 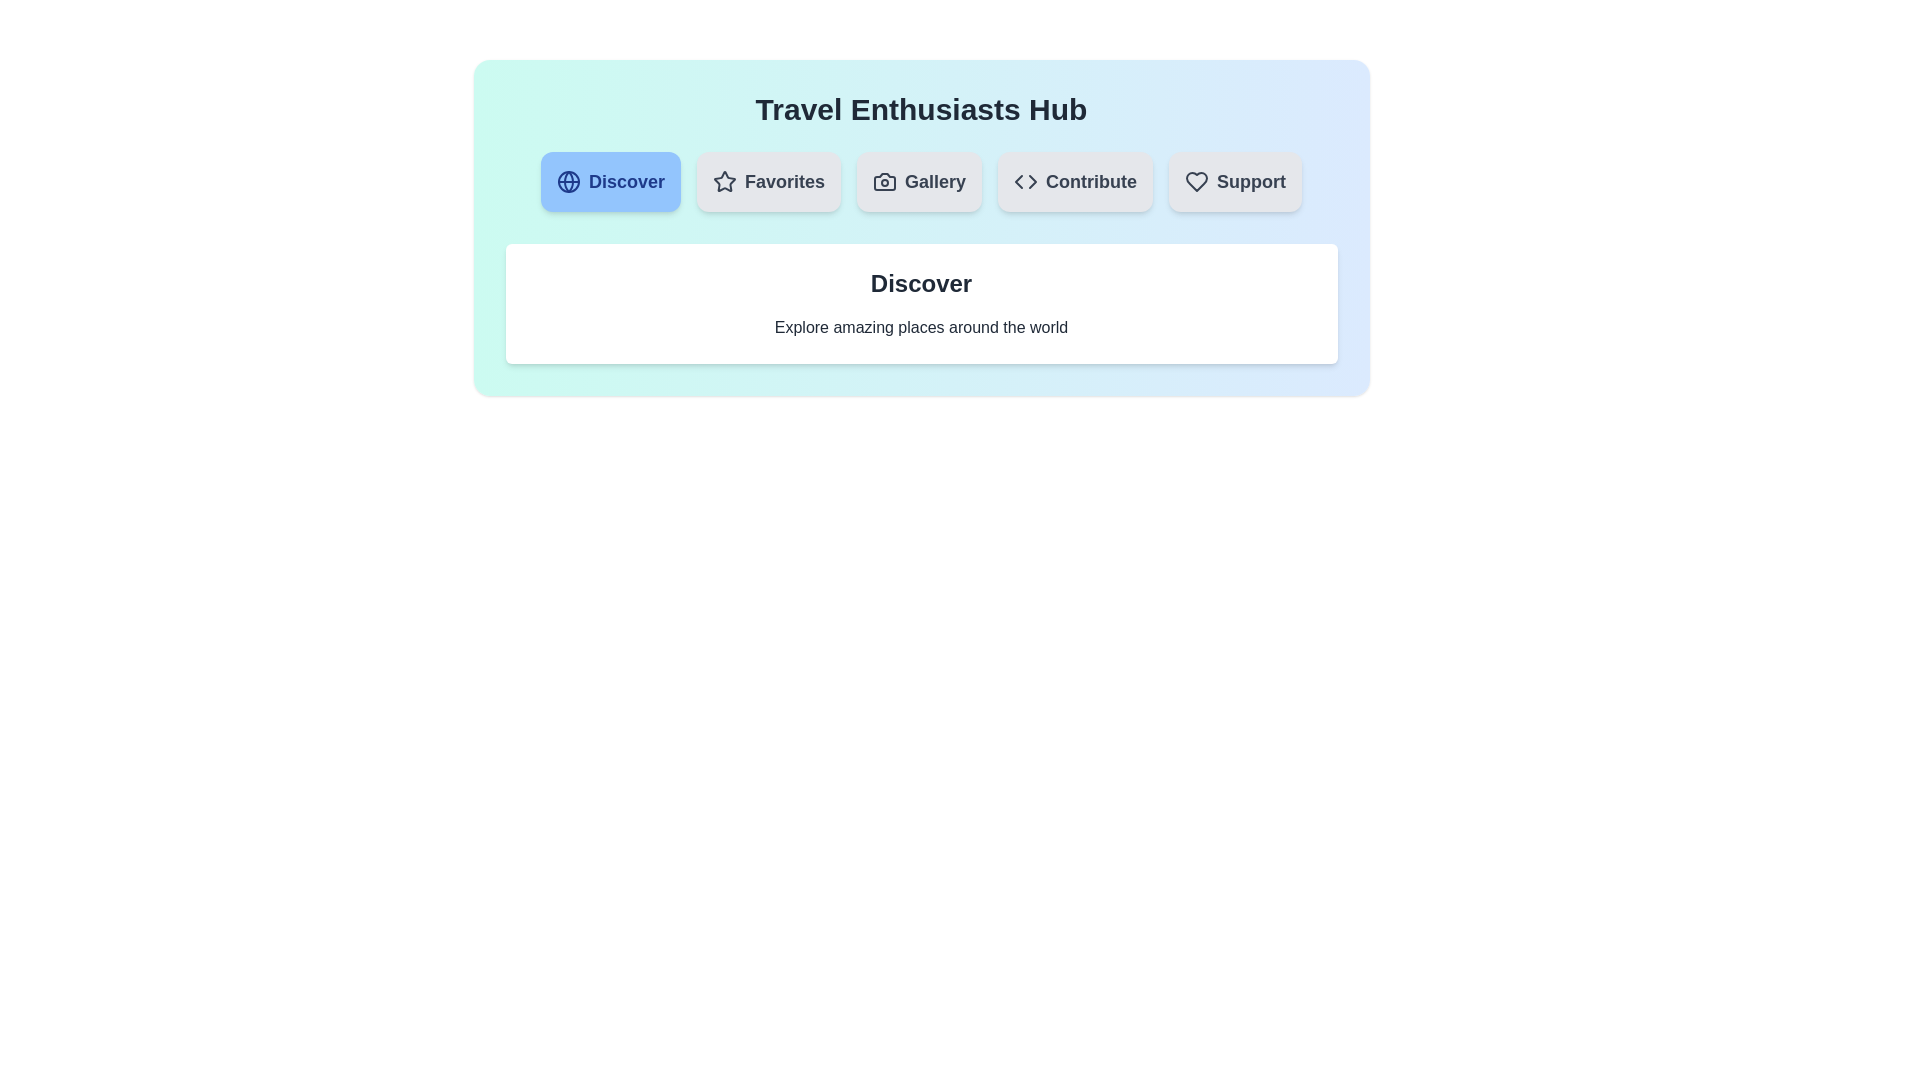 I want to click on the 'Contribute' button using keyboard navigation, so click(x=1074, y=181).